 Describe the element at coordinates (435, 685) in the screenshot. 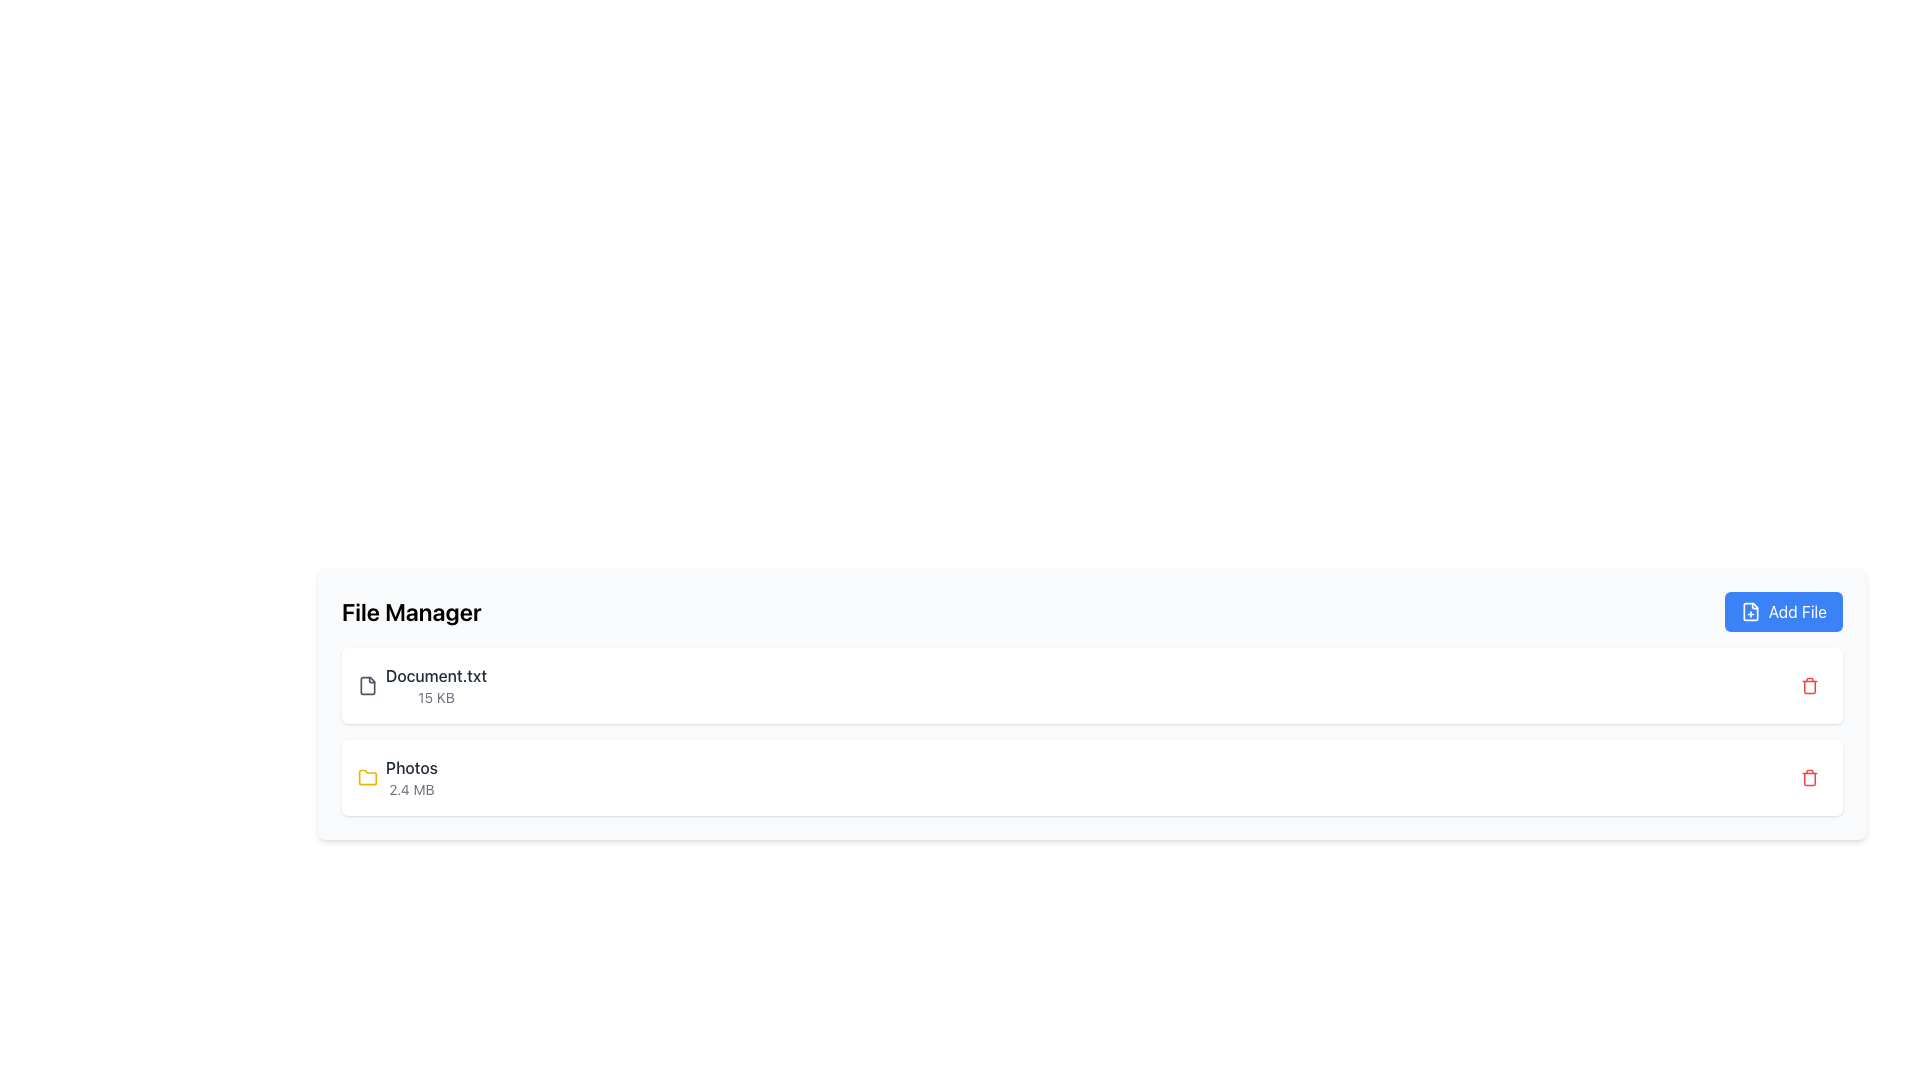

I see `on the text display element showing 'Document.txt' and '15 KB' in the File Manager interface` at that location.